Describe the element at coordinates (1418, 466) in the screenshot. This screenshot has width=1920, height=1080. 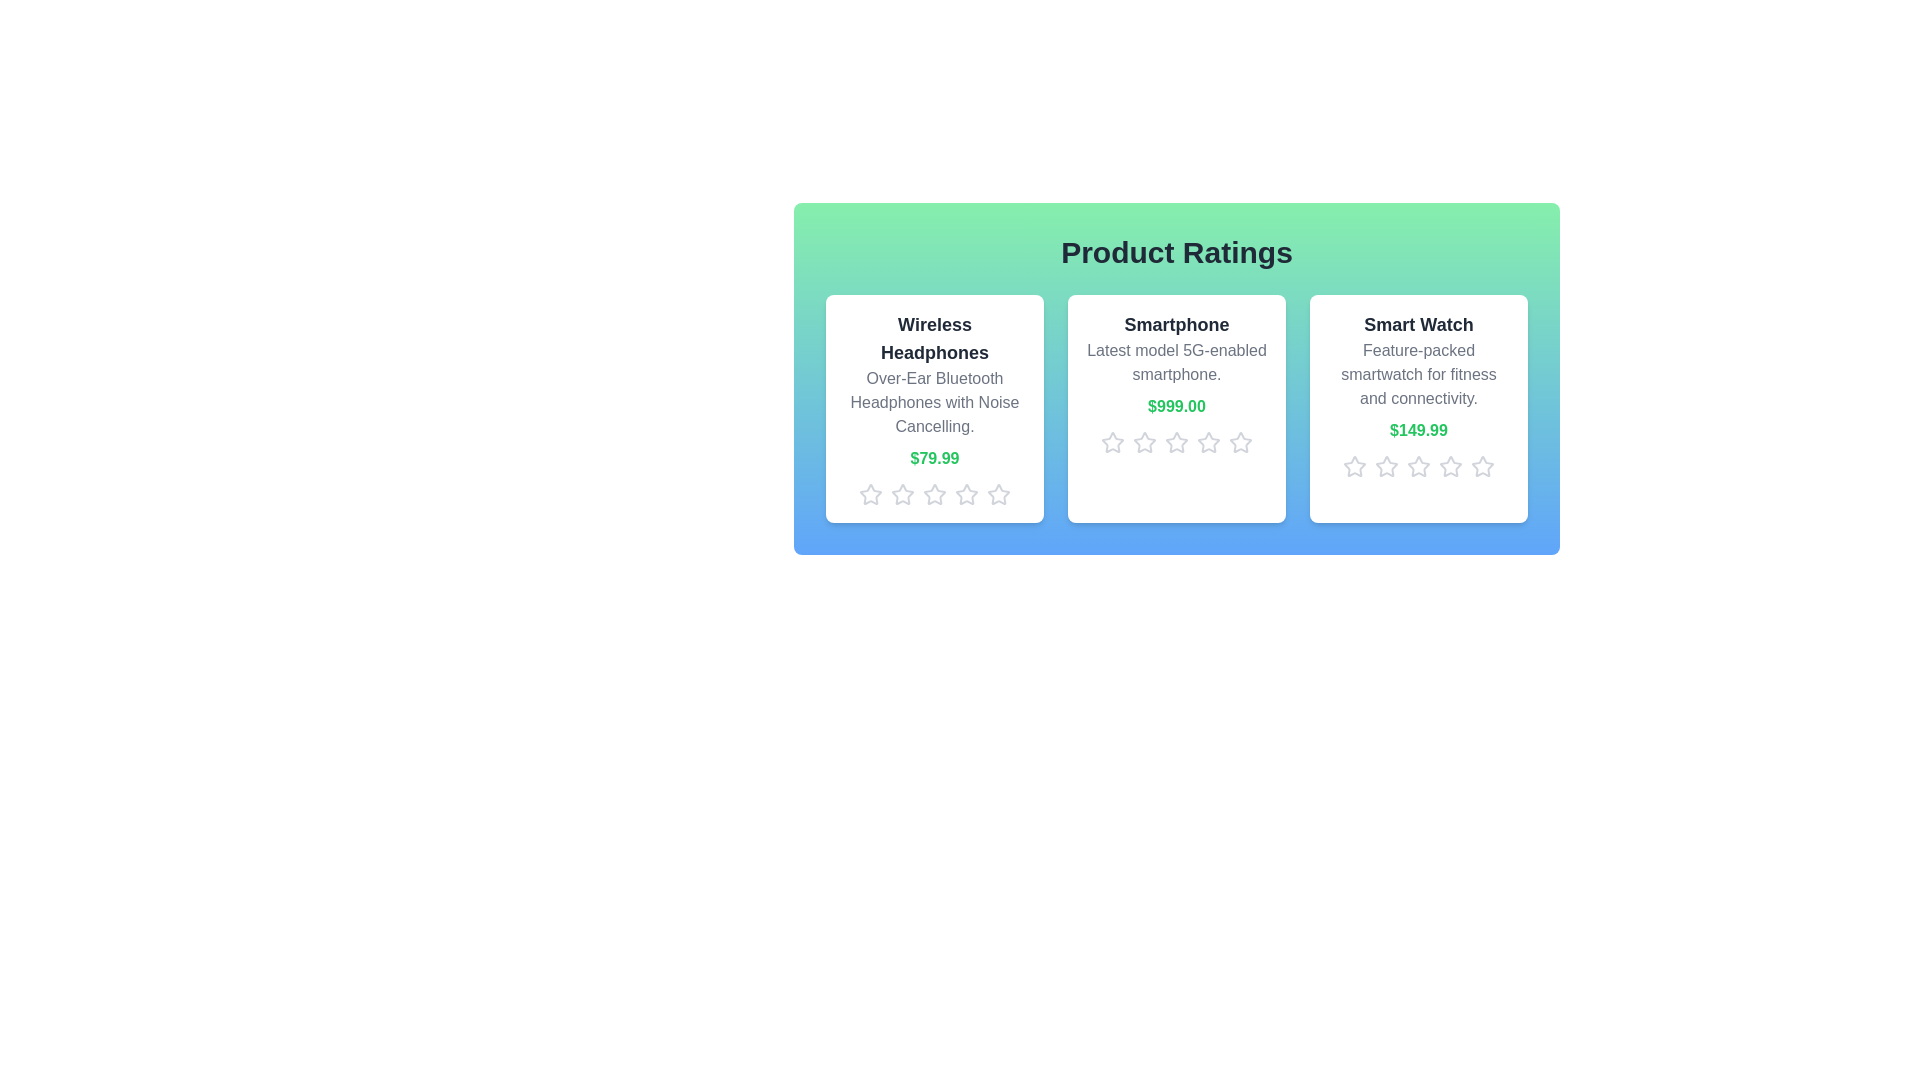
I see `the star icon corresponding to 3 stars for the product Smart Watch` at that location.